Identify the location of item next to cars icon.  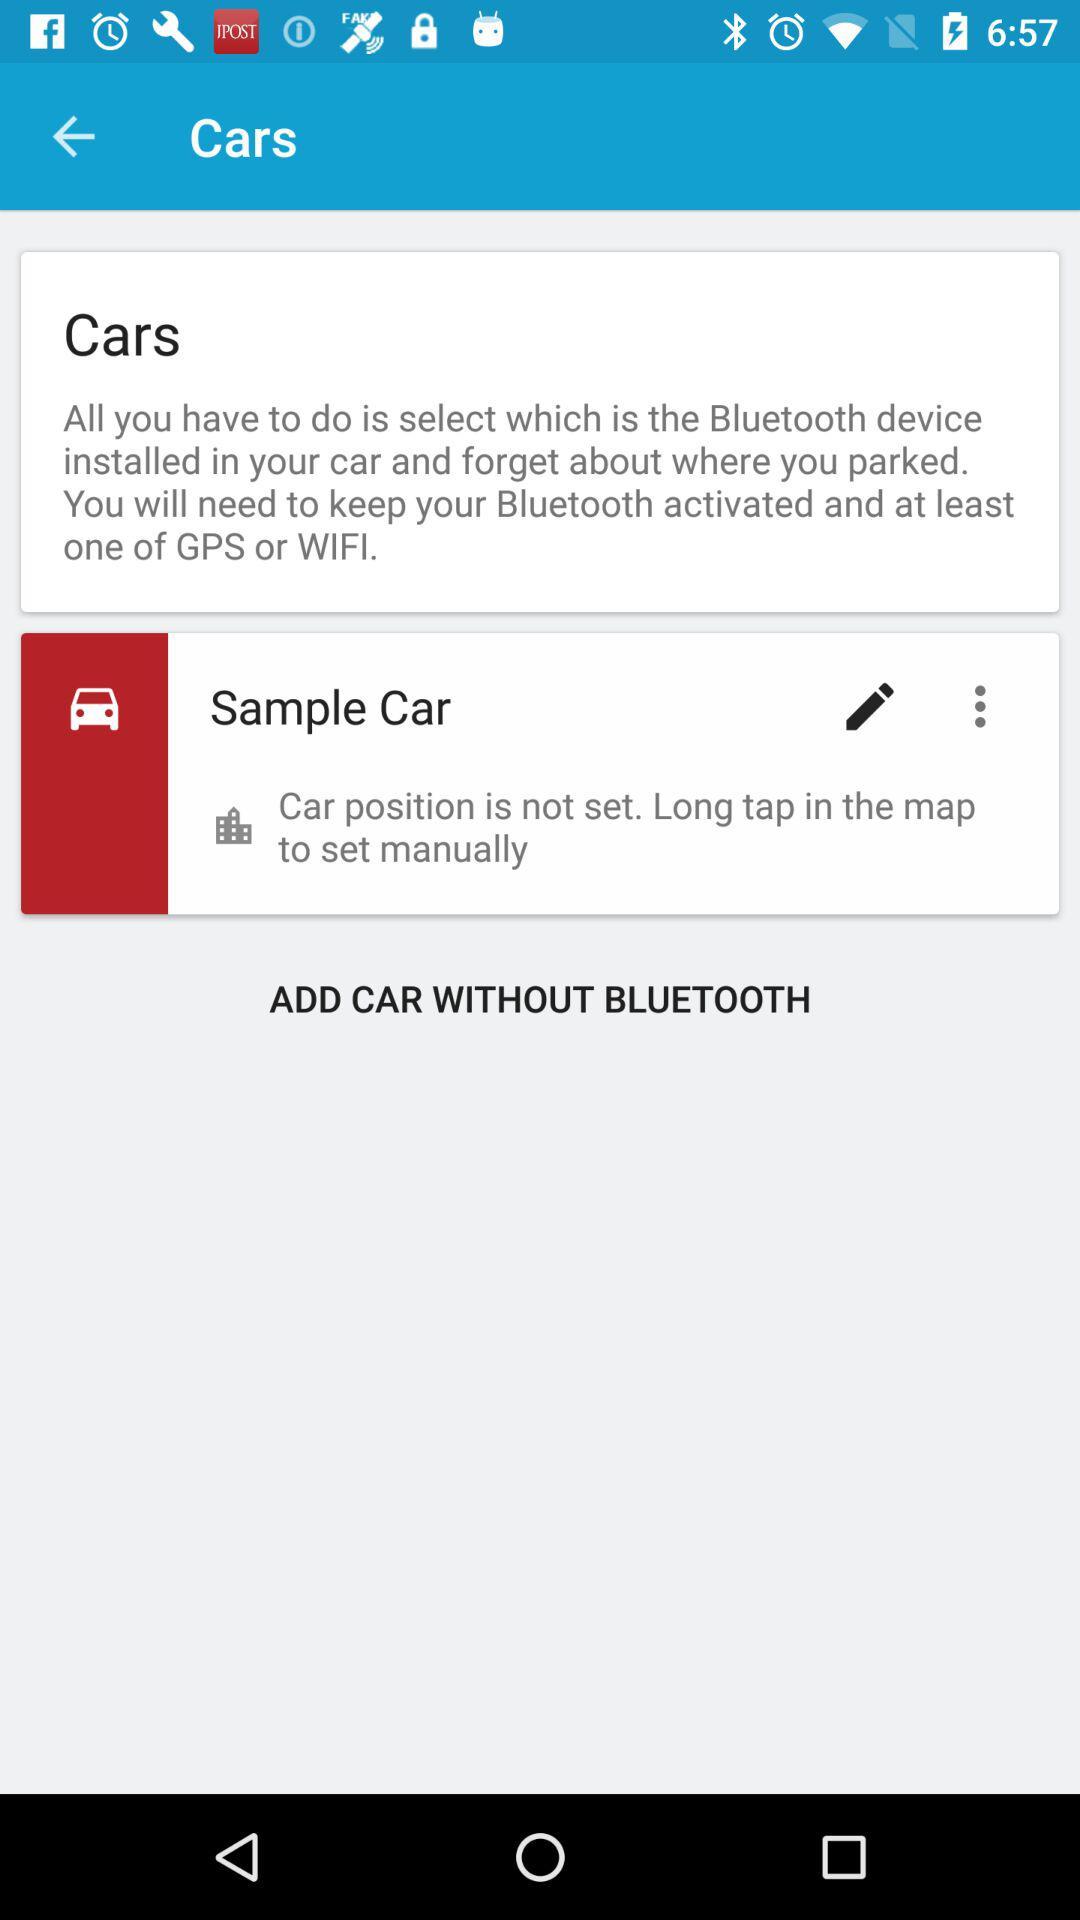
(72, 135).